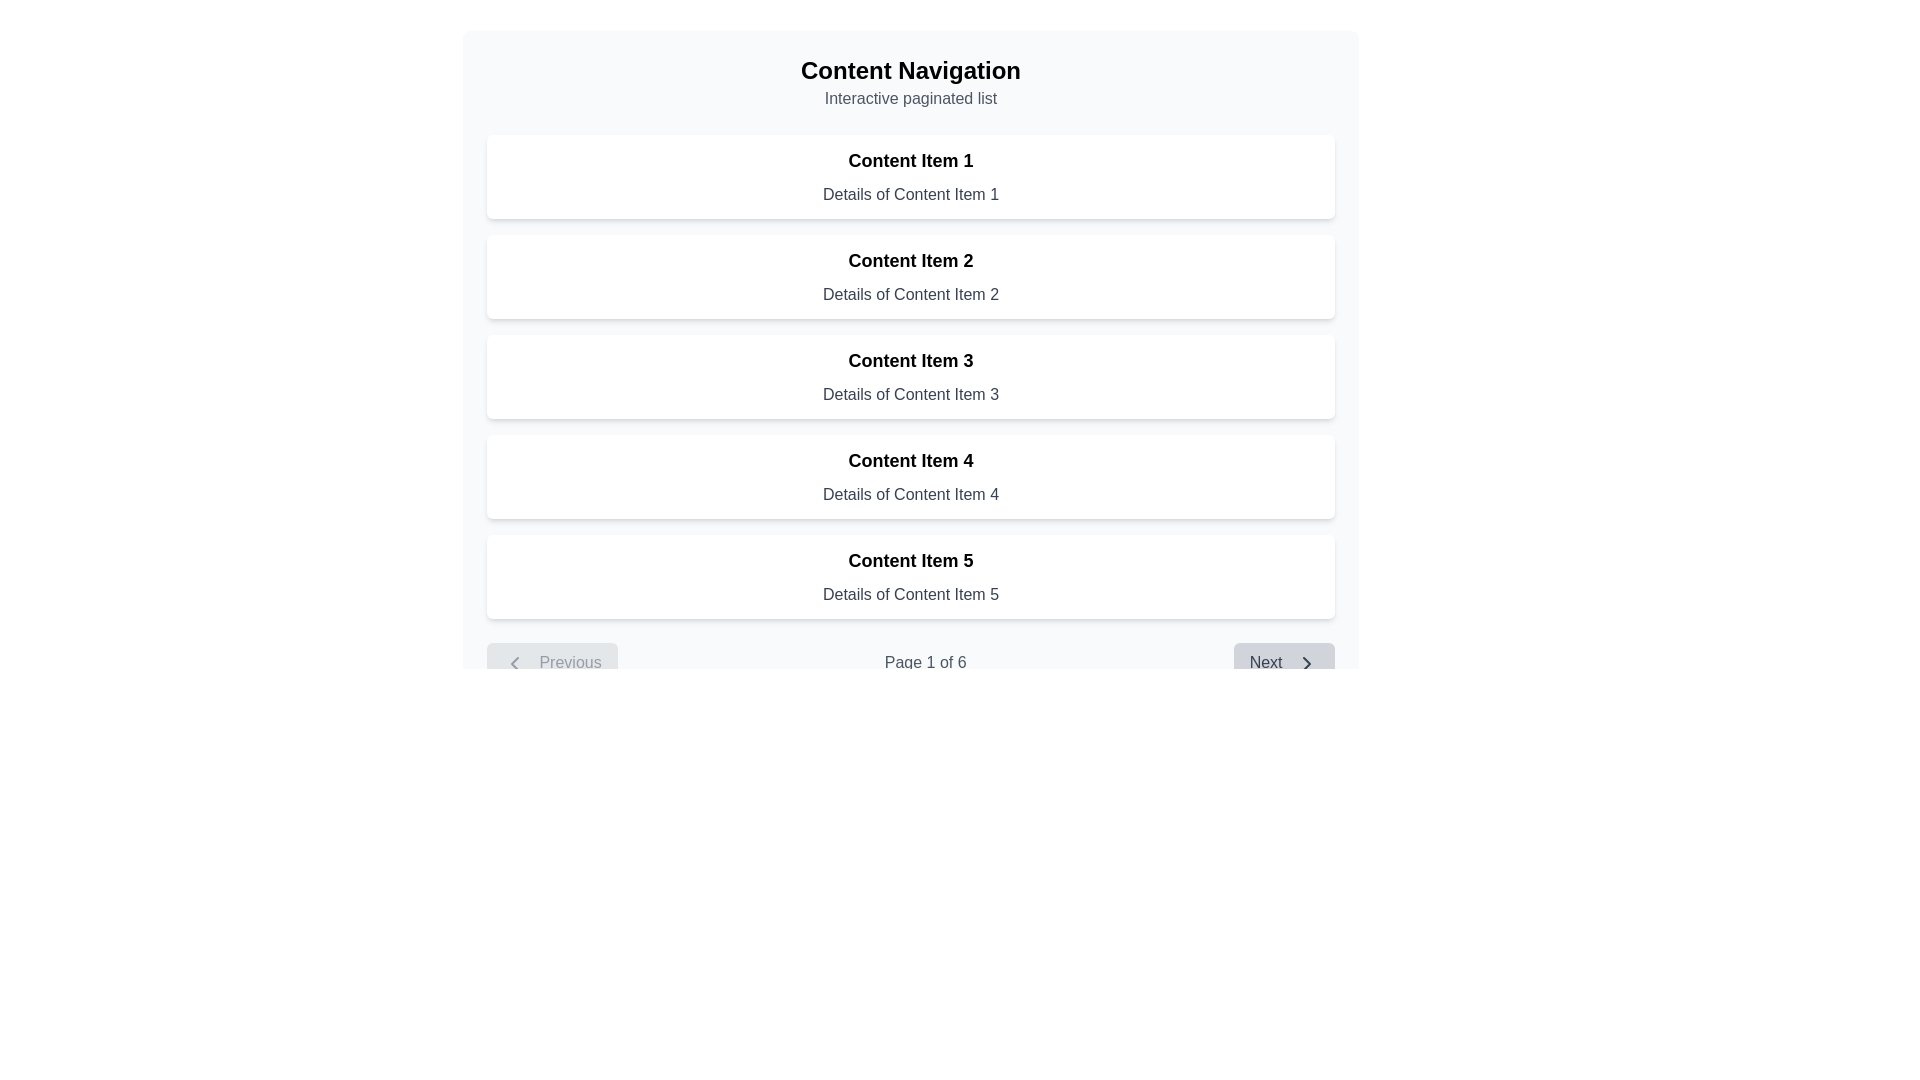 Image resolution: width=1920 pixels, height=1080 pixels. Describe the element at coordinates (552, 663) in the screenshot. I see `the 'Previous' button located at the bottom left of the navigation bar, which has a light gray background and the text 'Previous' with a left-pointing arrow icon` at that location.